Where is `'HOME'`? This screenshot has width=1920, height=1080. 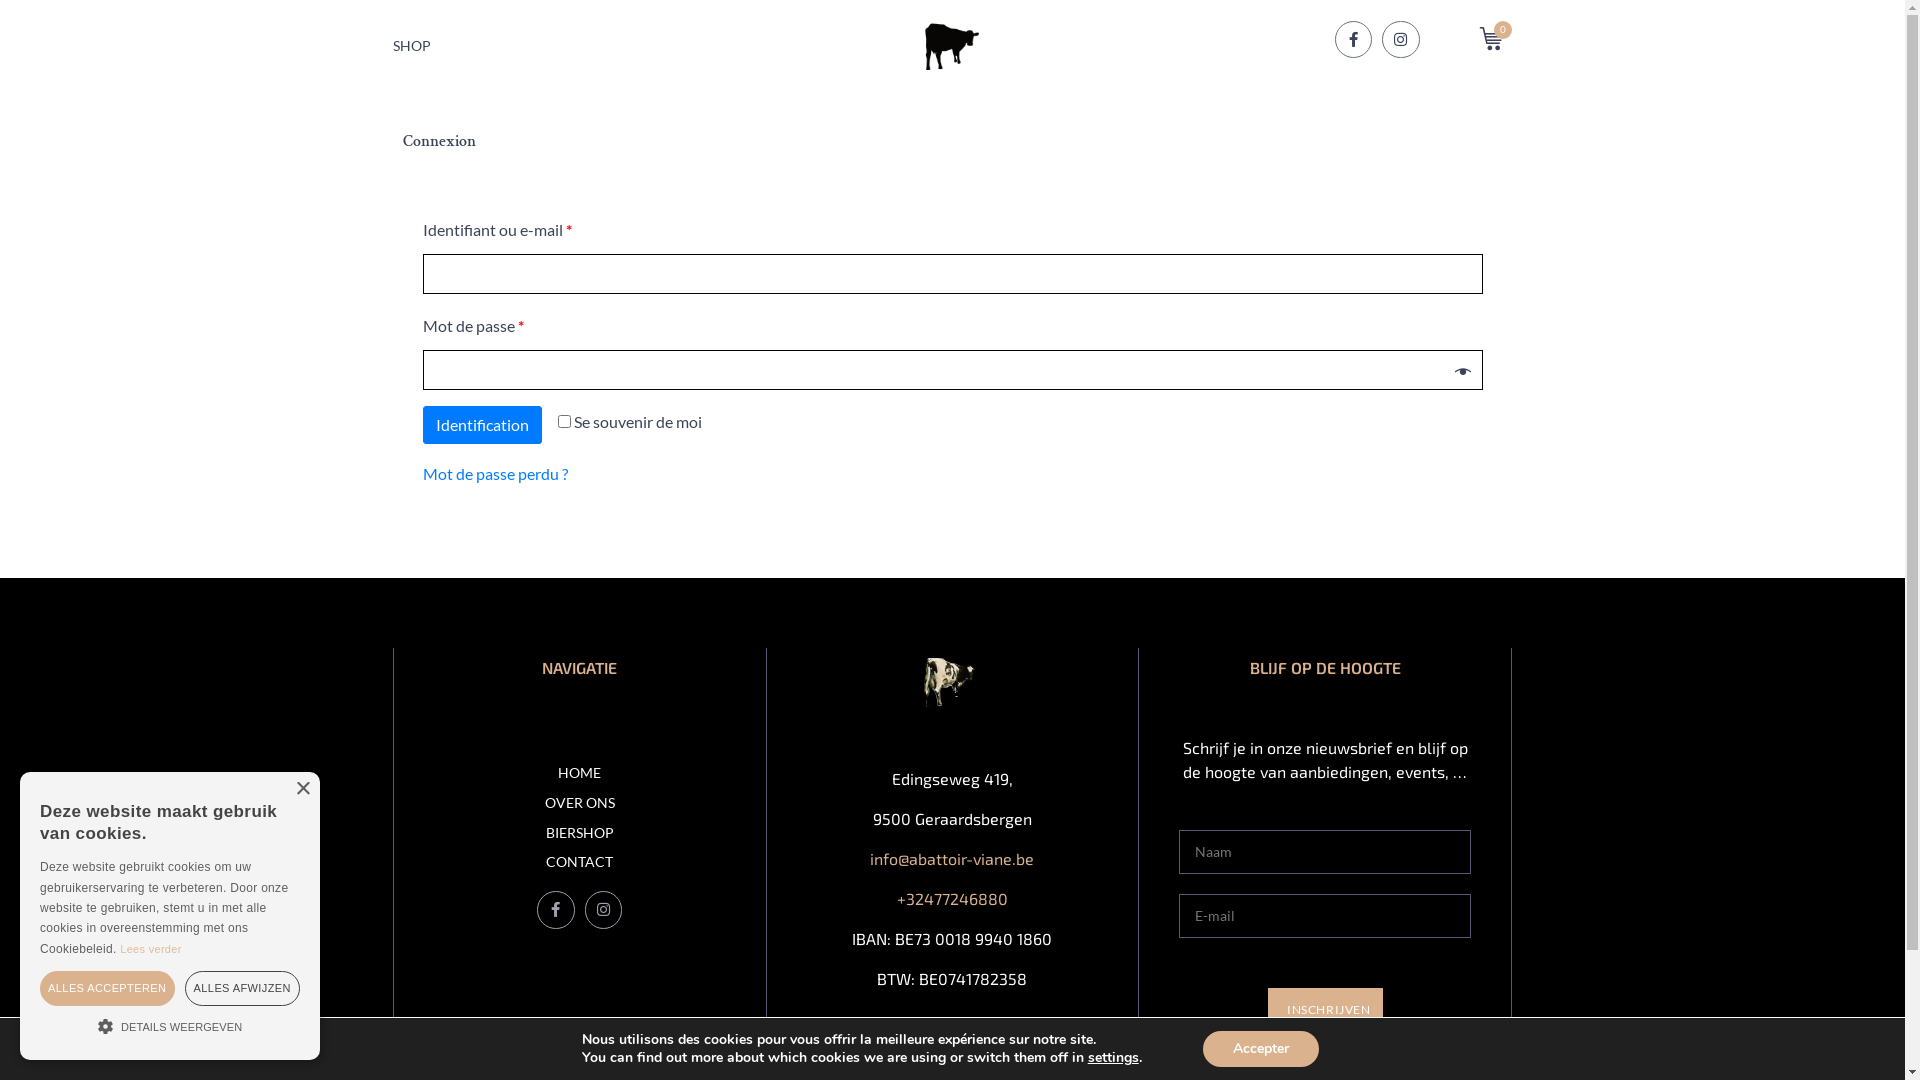
'HOME' is located at coordinates (579, 772).